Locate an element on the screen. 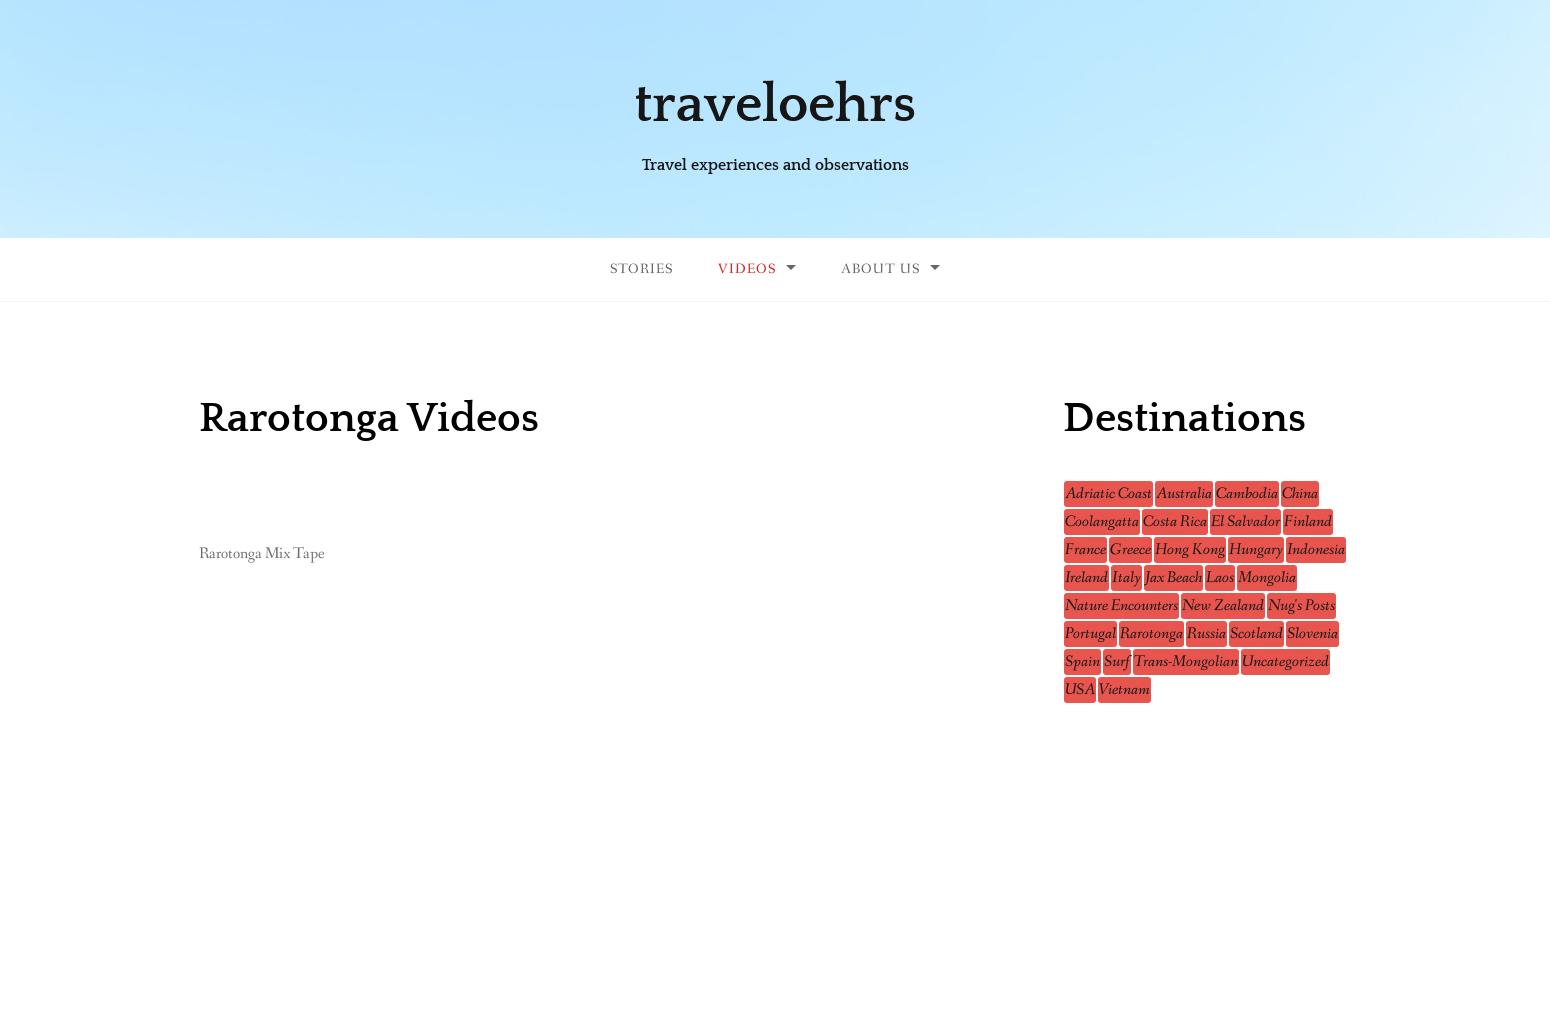 The height and width of the screenshot is (1011, 1550). 'China' is located at coordinates (1281, 492).